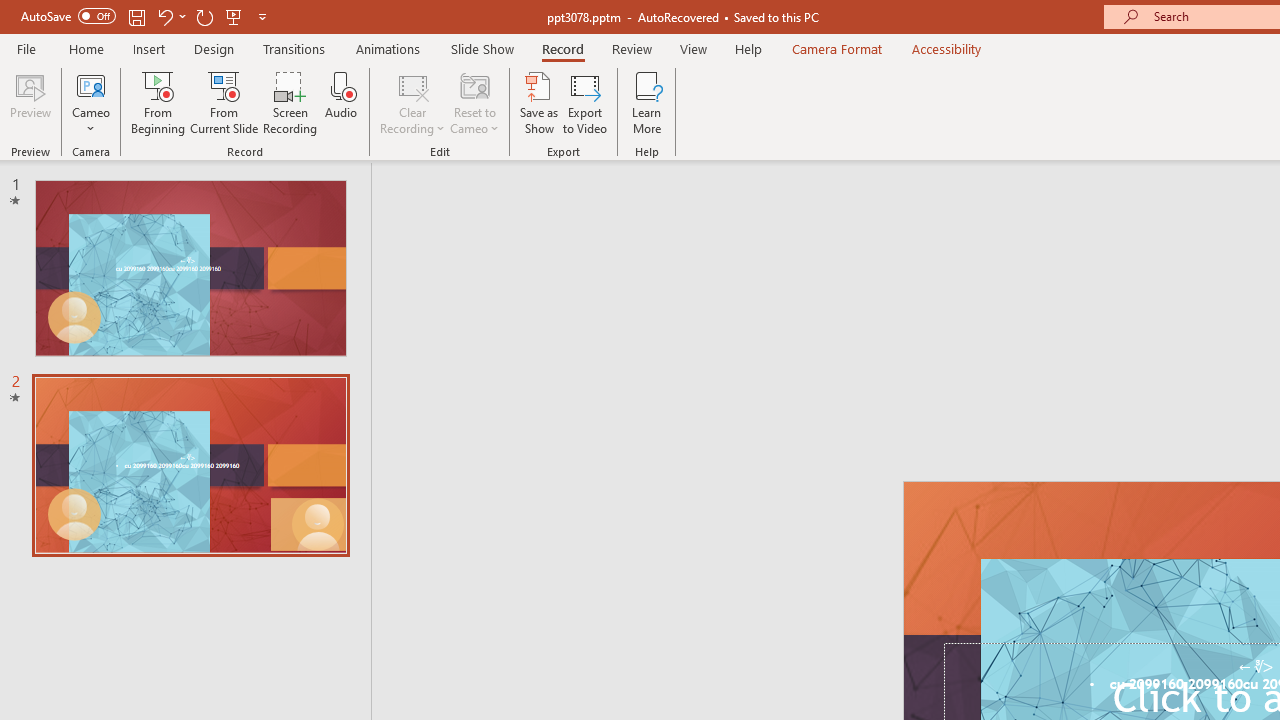 Image resolution: width=1280 pixels, height=720 pixels. What do you see at coordinates (90, 84) in the screenshot?
I see `'Cameo'` at bounding box center [90, 84].